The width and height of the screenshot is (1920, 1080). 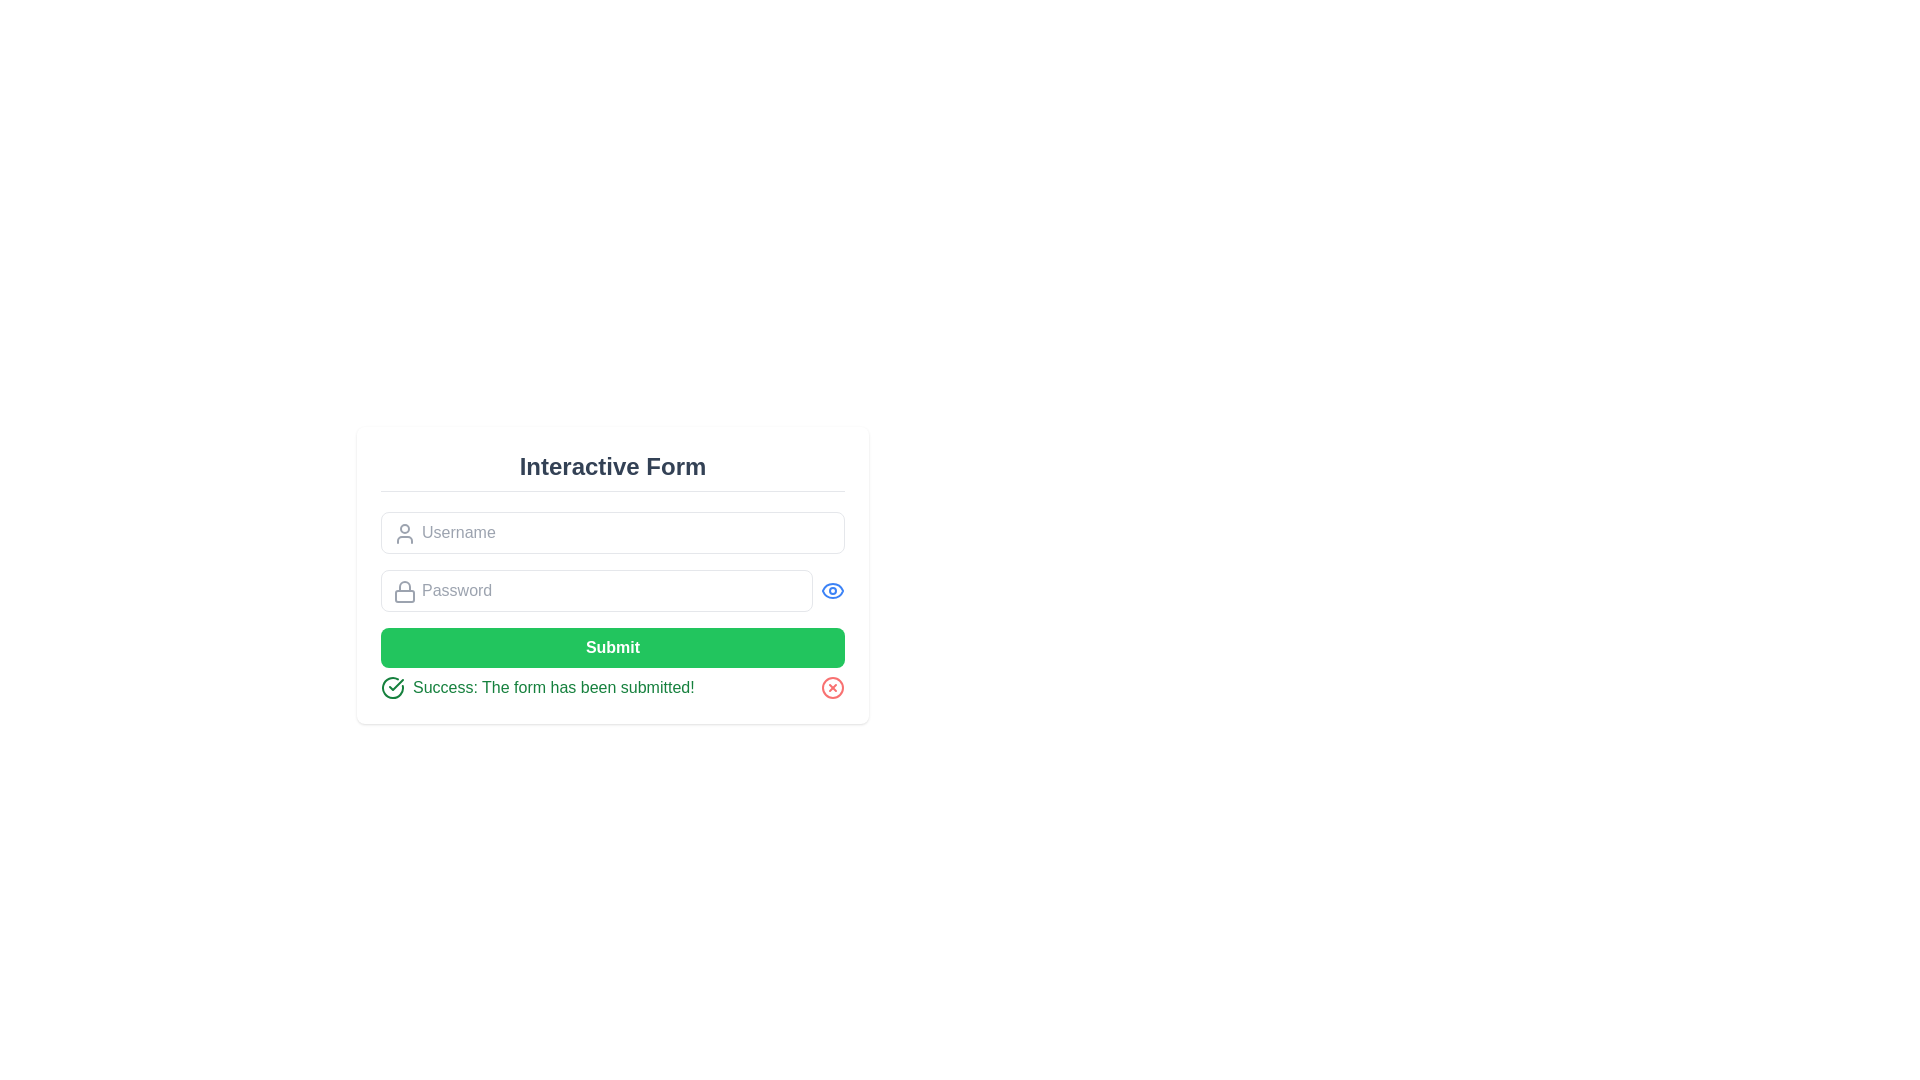 What do you see at coordinates (612, 648) in the screenshot?
I see `the submission button located at the bottom of the form` at bounding box center [612, 648].